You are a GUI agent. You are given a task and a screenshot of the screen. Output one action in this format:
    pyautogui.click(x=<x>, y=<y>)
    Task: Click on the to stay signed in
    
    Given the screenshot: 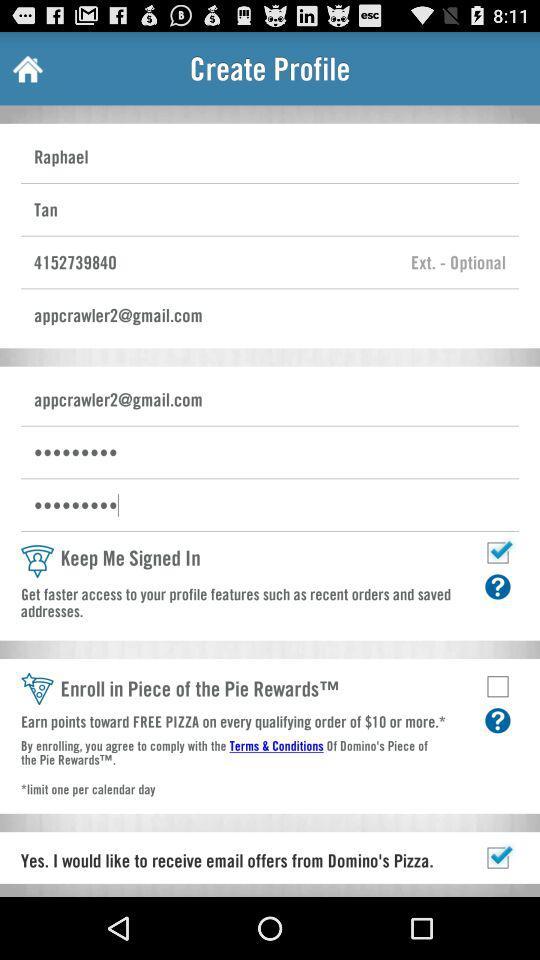 What is the action you would take?
    pyautogui.click(x=496, y=552)
    